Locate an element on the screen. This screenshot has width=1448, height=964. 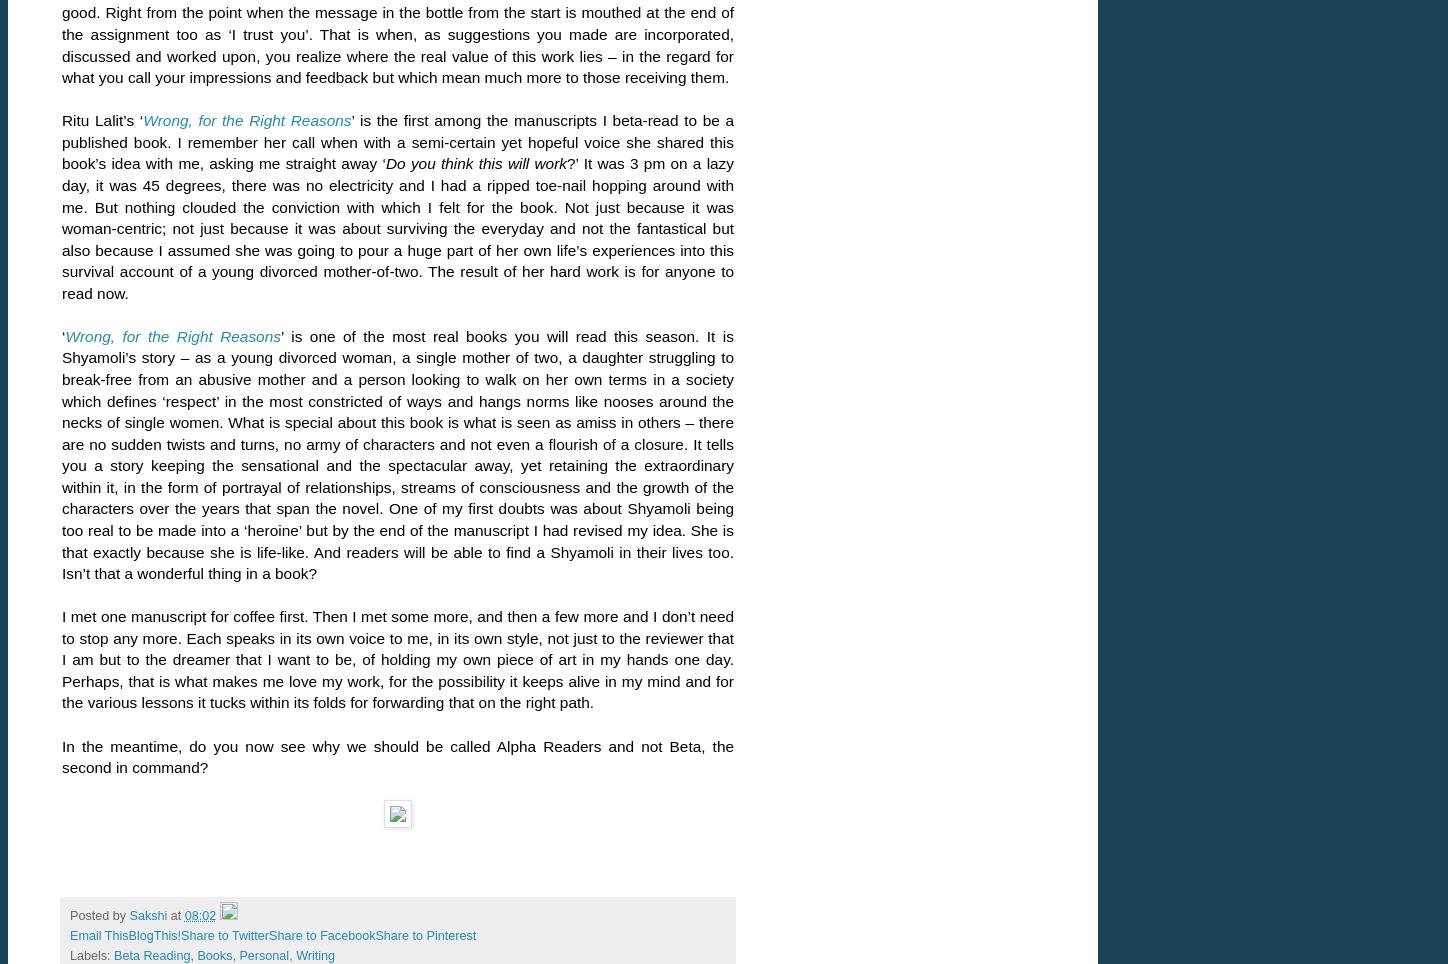
'Writing' is located at coordinates (294, 955).